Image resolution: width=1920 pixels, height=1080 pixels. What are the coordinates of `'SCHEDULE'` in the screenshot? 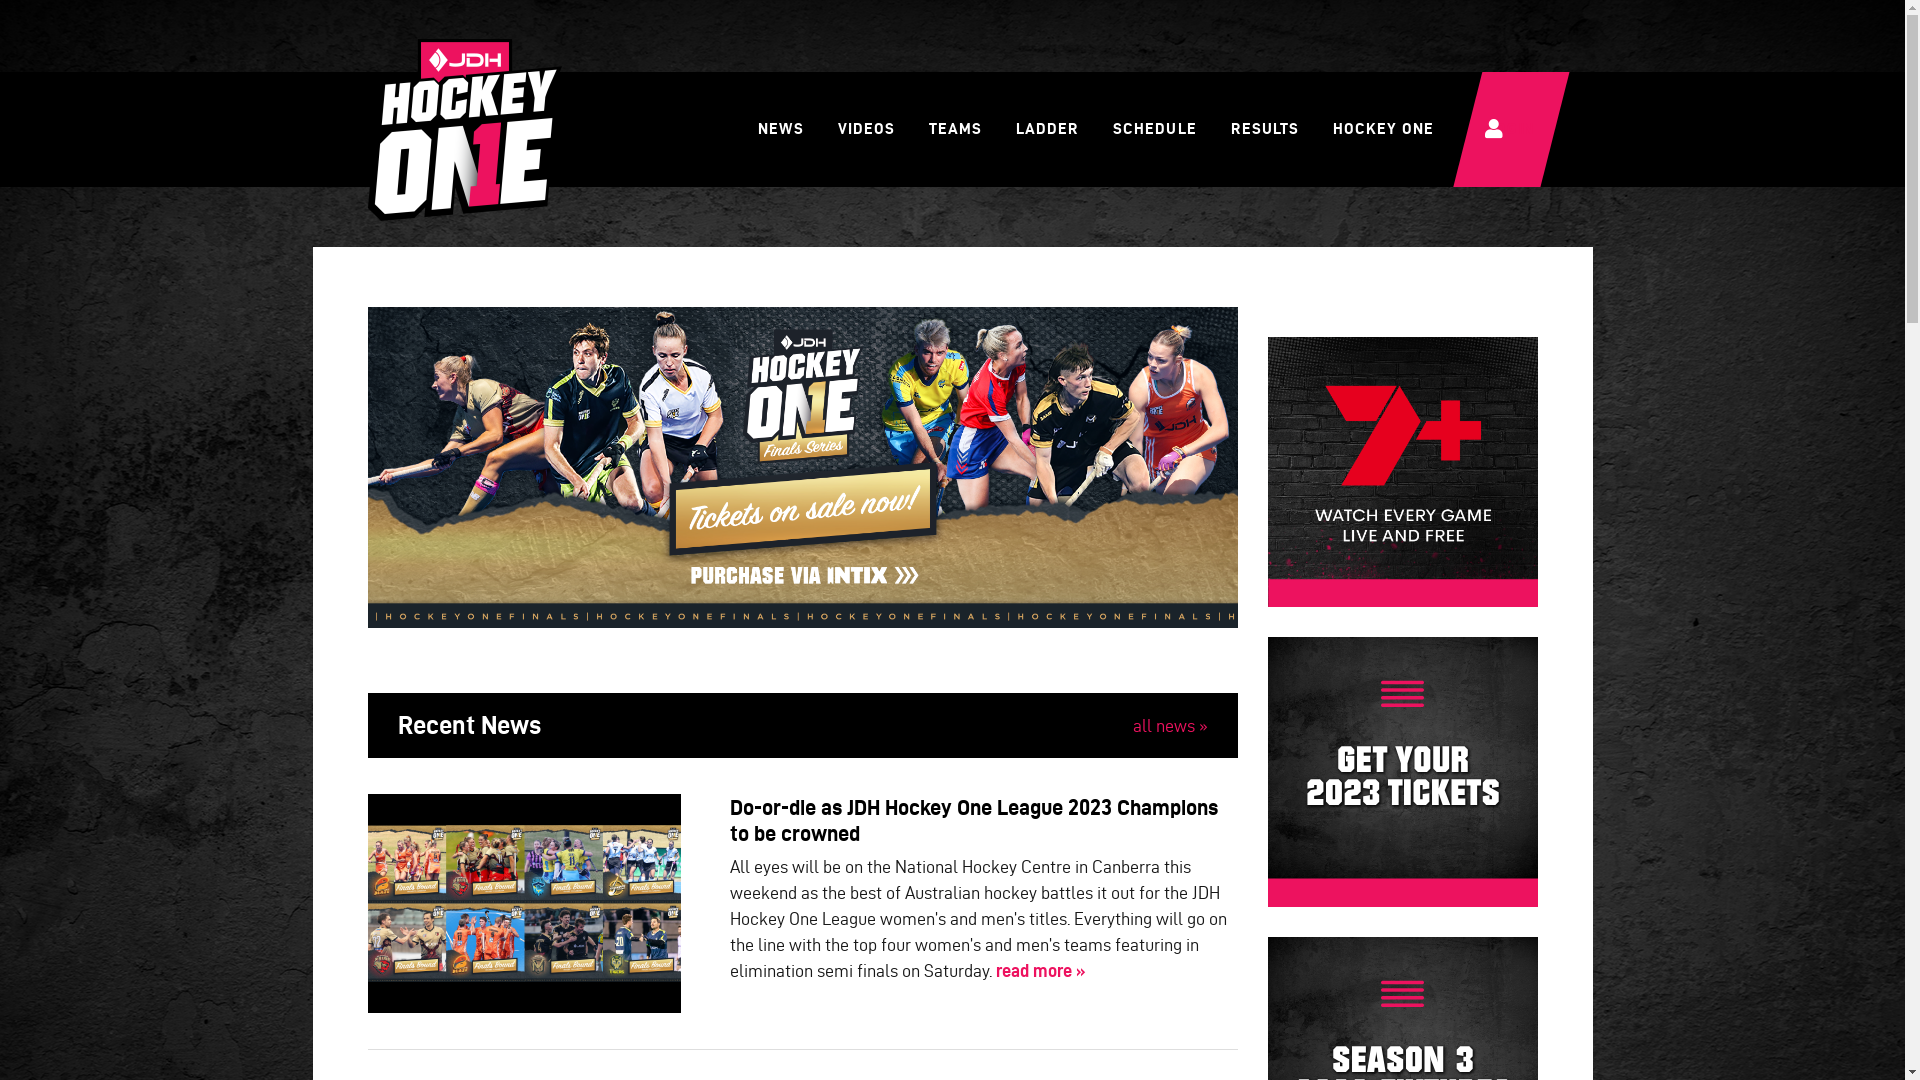 It's located at (1154, 129).